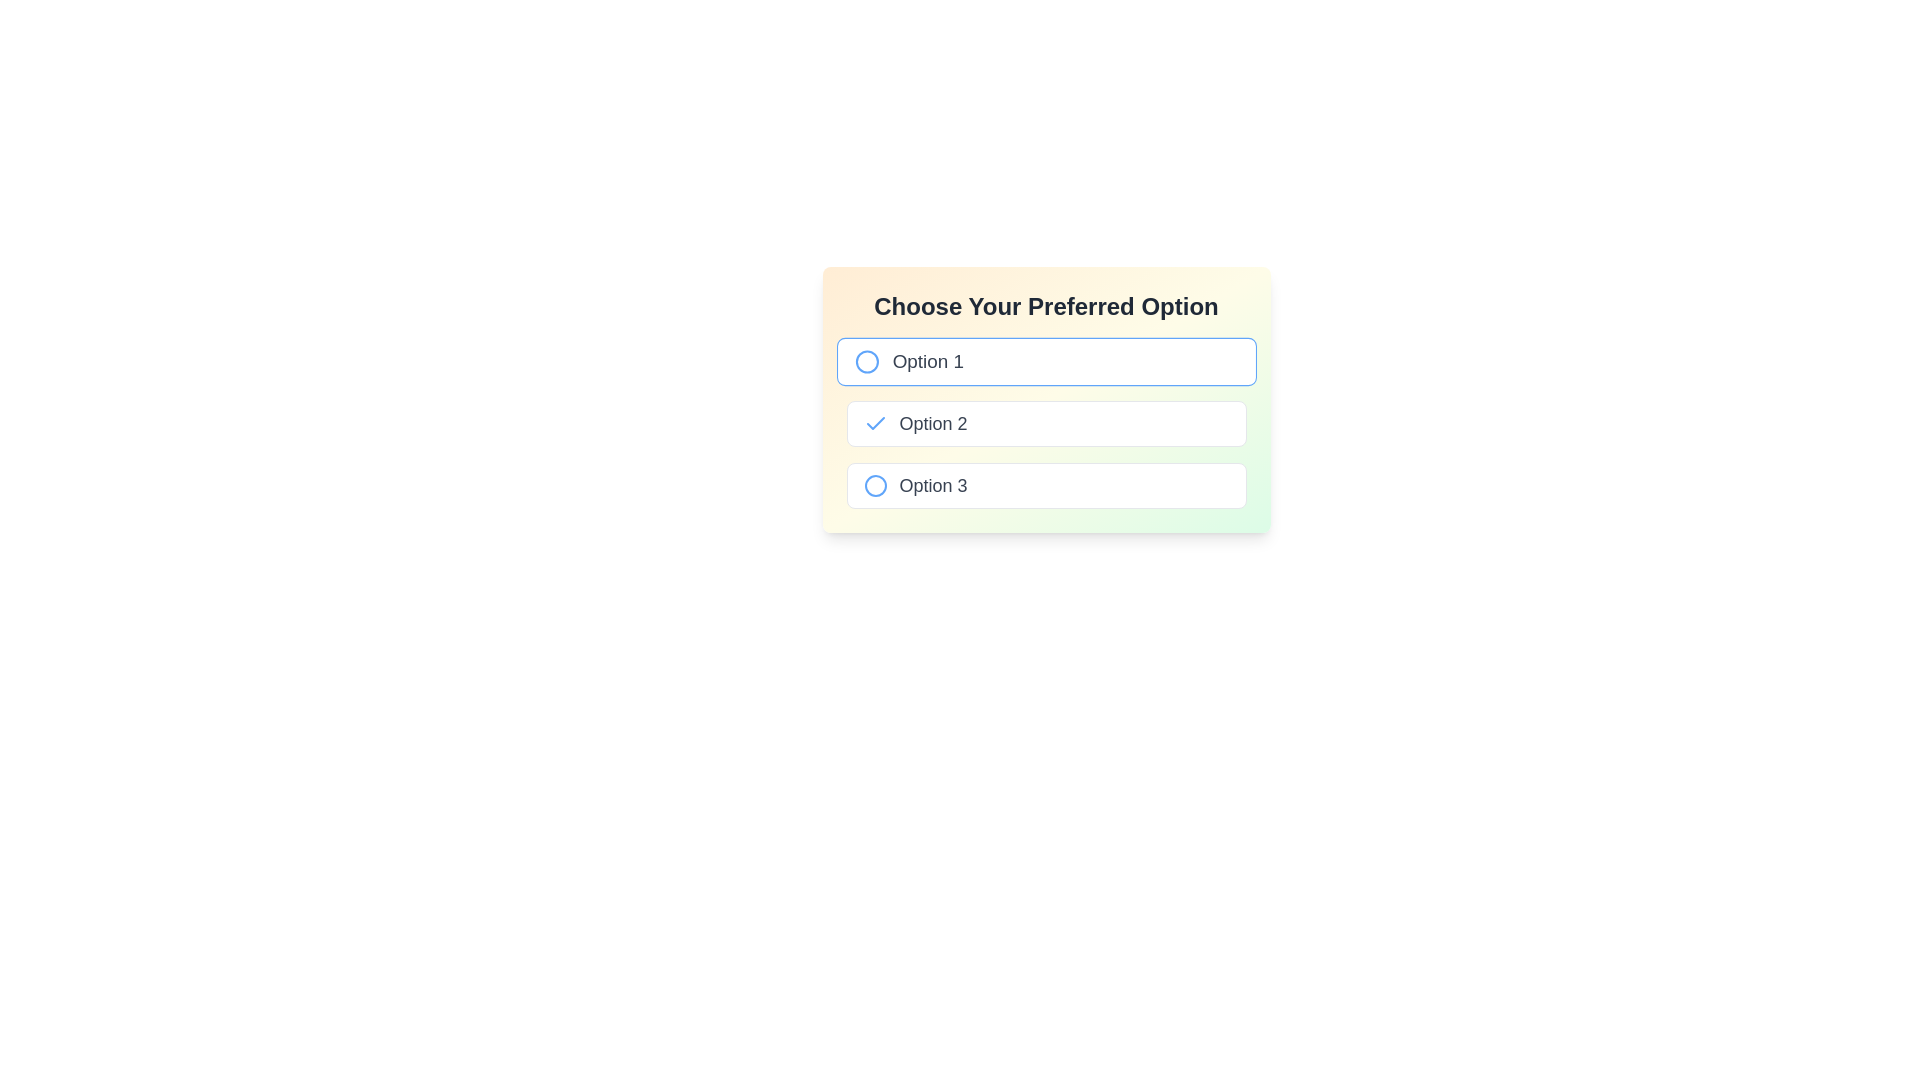  What do you see at coordinates (875, 423) in the screenshot?
I see `the state of the selection marker icon indicating that 'Option 2' is selected, which is positioned to the left of the text label 'Option 2'` at bounding box center [875, 423].